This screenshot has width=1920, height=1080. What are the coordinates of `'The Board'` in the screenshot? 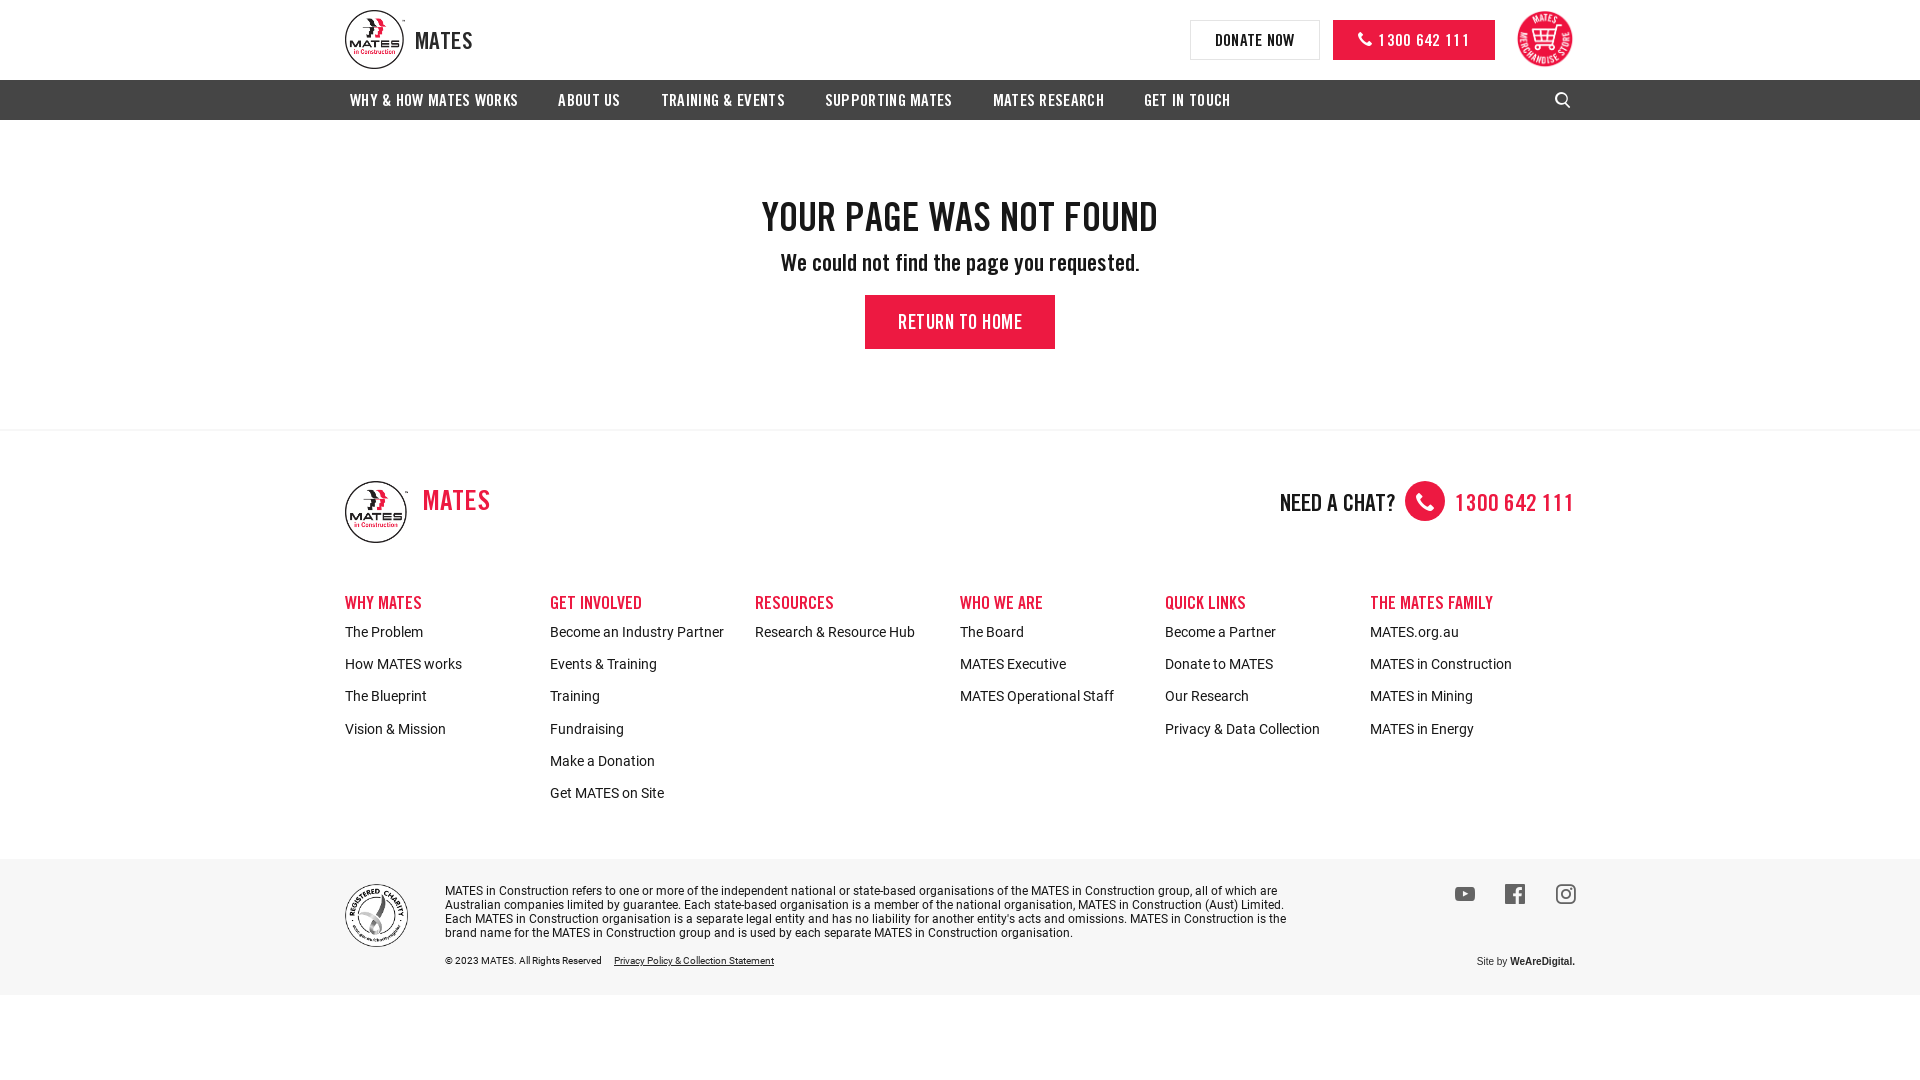 It's located at (1051, 632).